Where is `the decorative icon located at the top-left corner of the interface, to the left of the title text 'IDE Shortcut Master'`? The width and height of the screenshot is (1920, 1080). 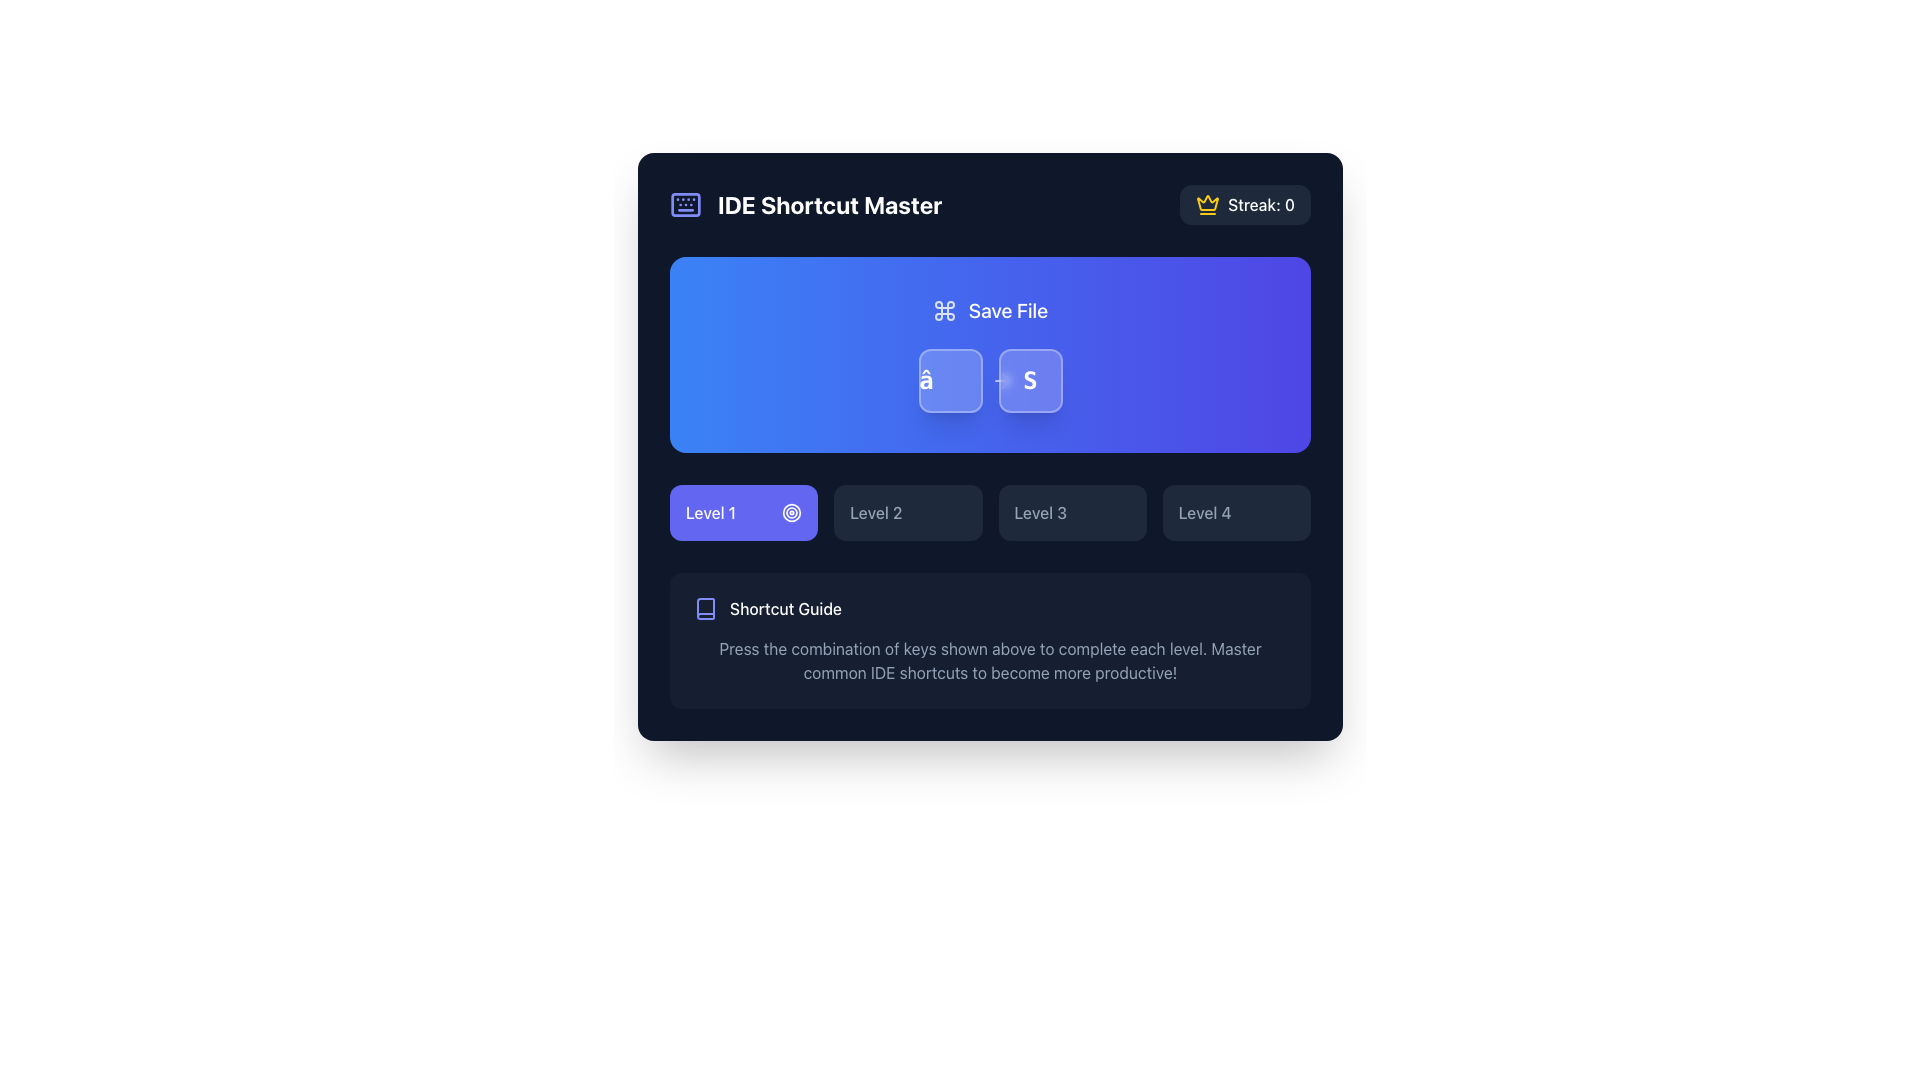
the decorative icon located at the top-left corner of the interface, to the left of the title text 'IDE Shortcut Master' is located at coordinates (686, 204).